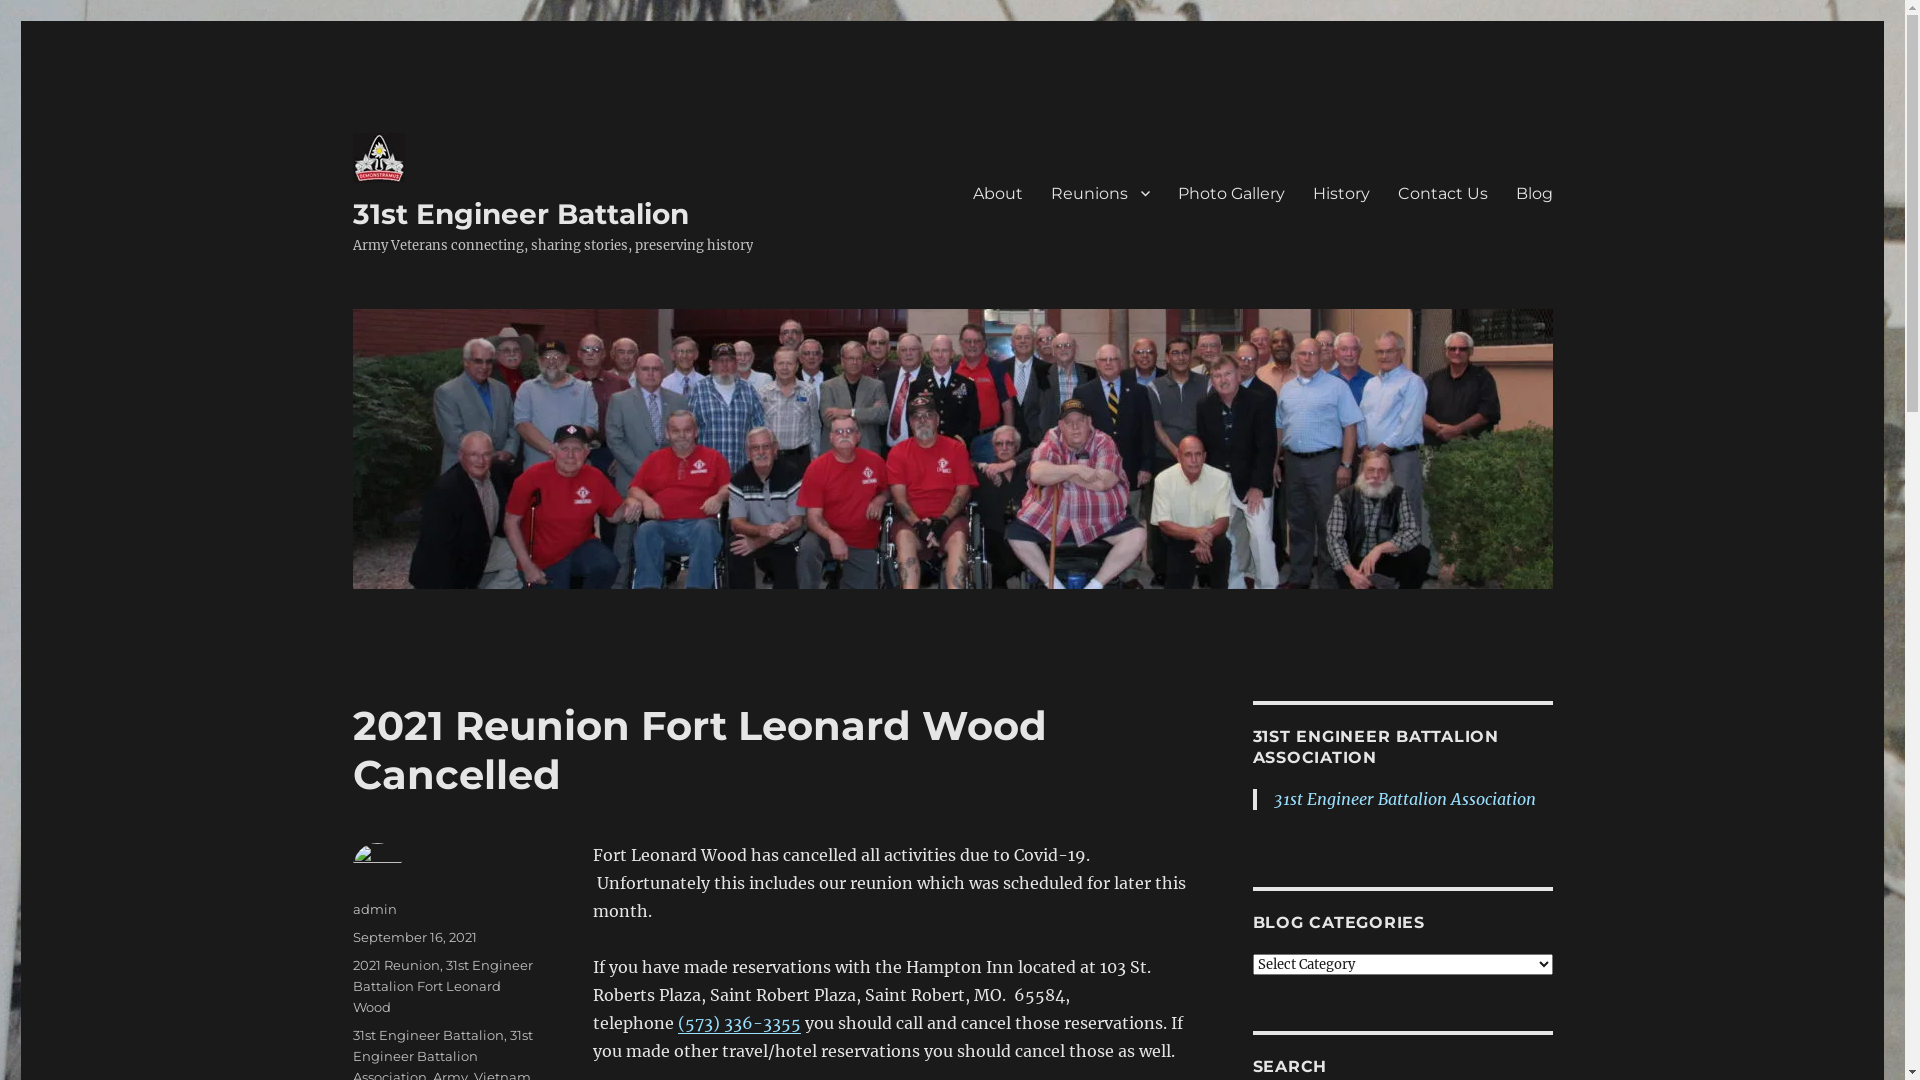  I want to click on 'Reunions', so click(1098, 192).